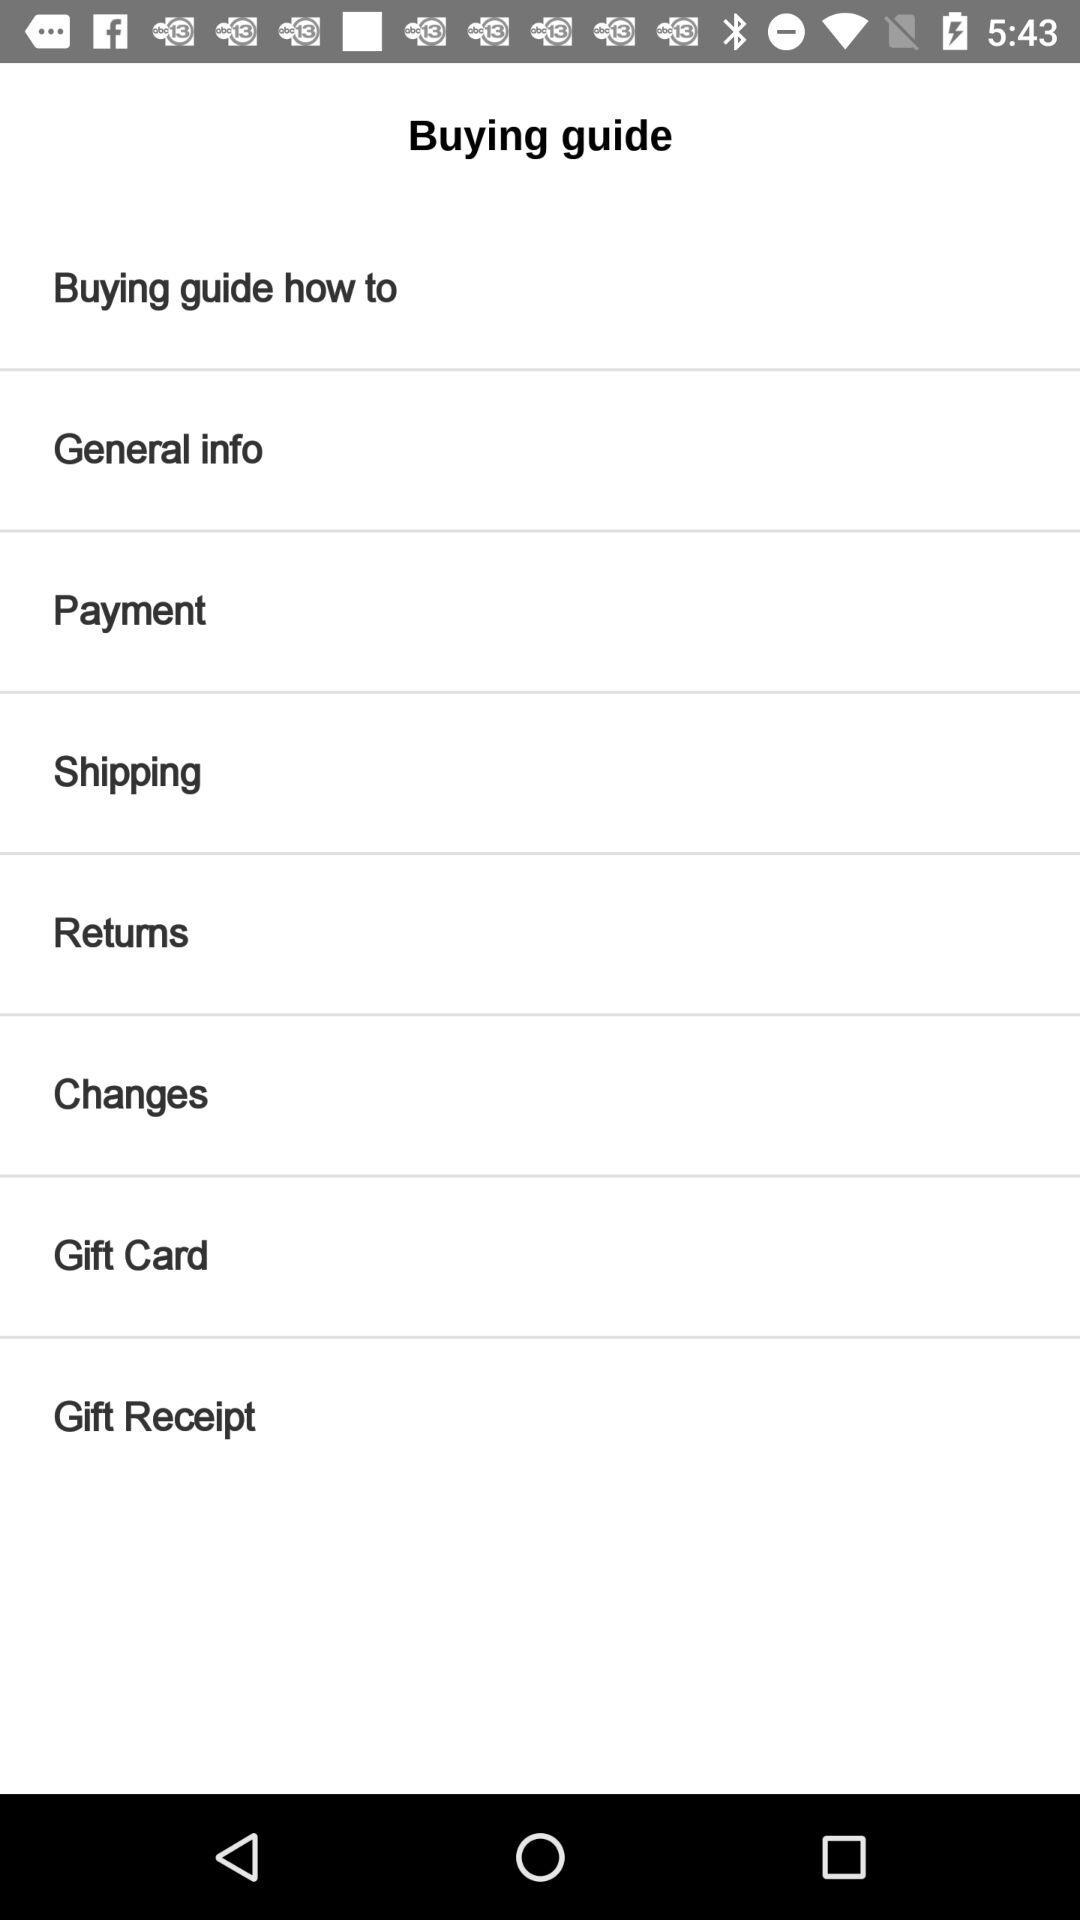 This screenshot has height=1920, width=1080. I want to click on gift receipt item, so click(540, 1416).